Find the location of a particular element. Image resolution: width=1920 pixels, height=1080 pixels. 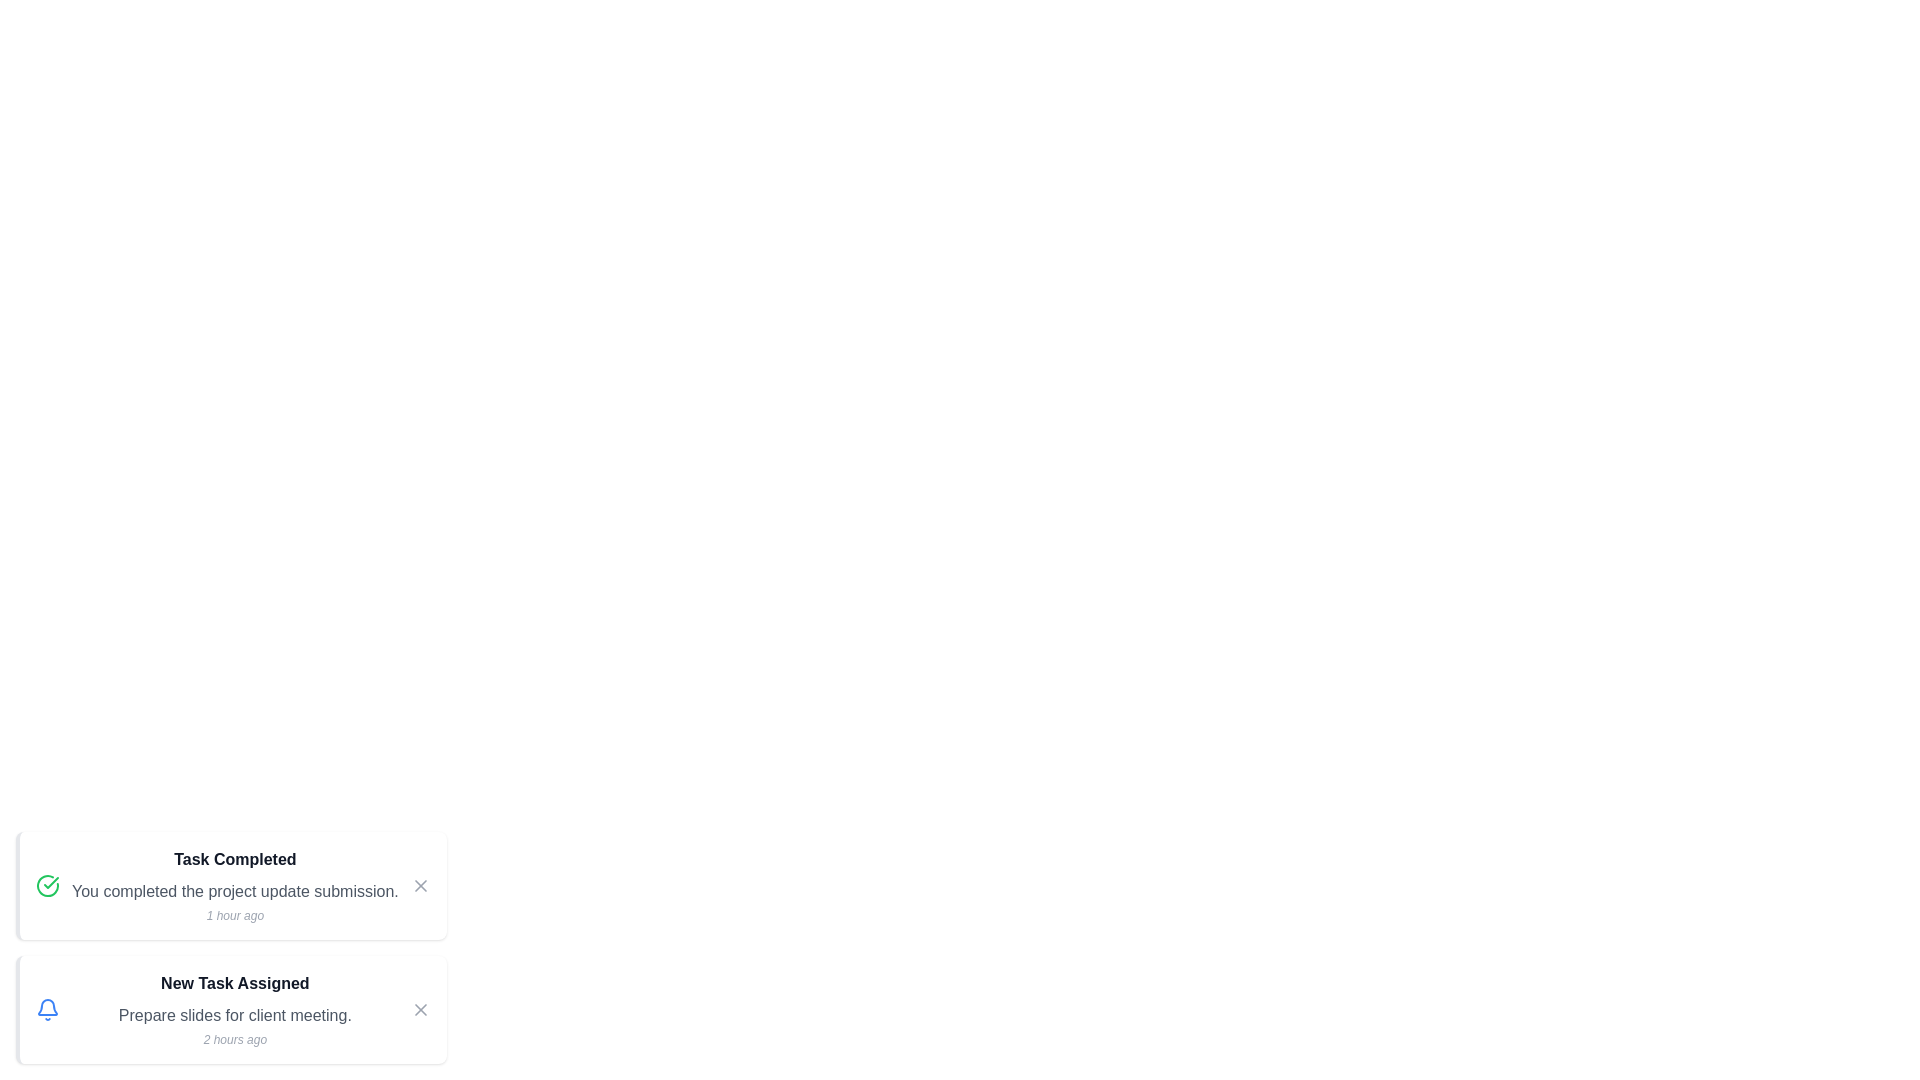

the task with title New Task Assigned and its associated icon is located at coordinates (235, 982).